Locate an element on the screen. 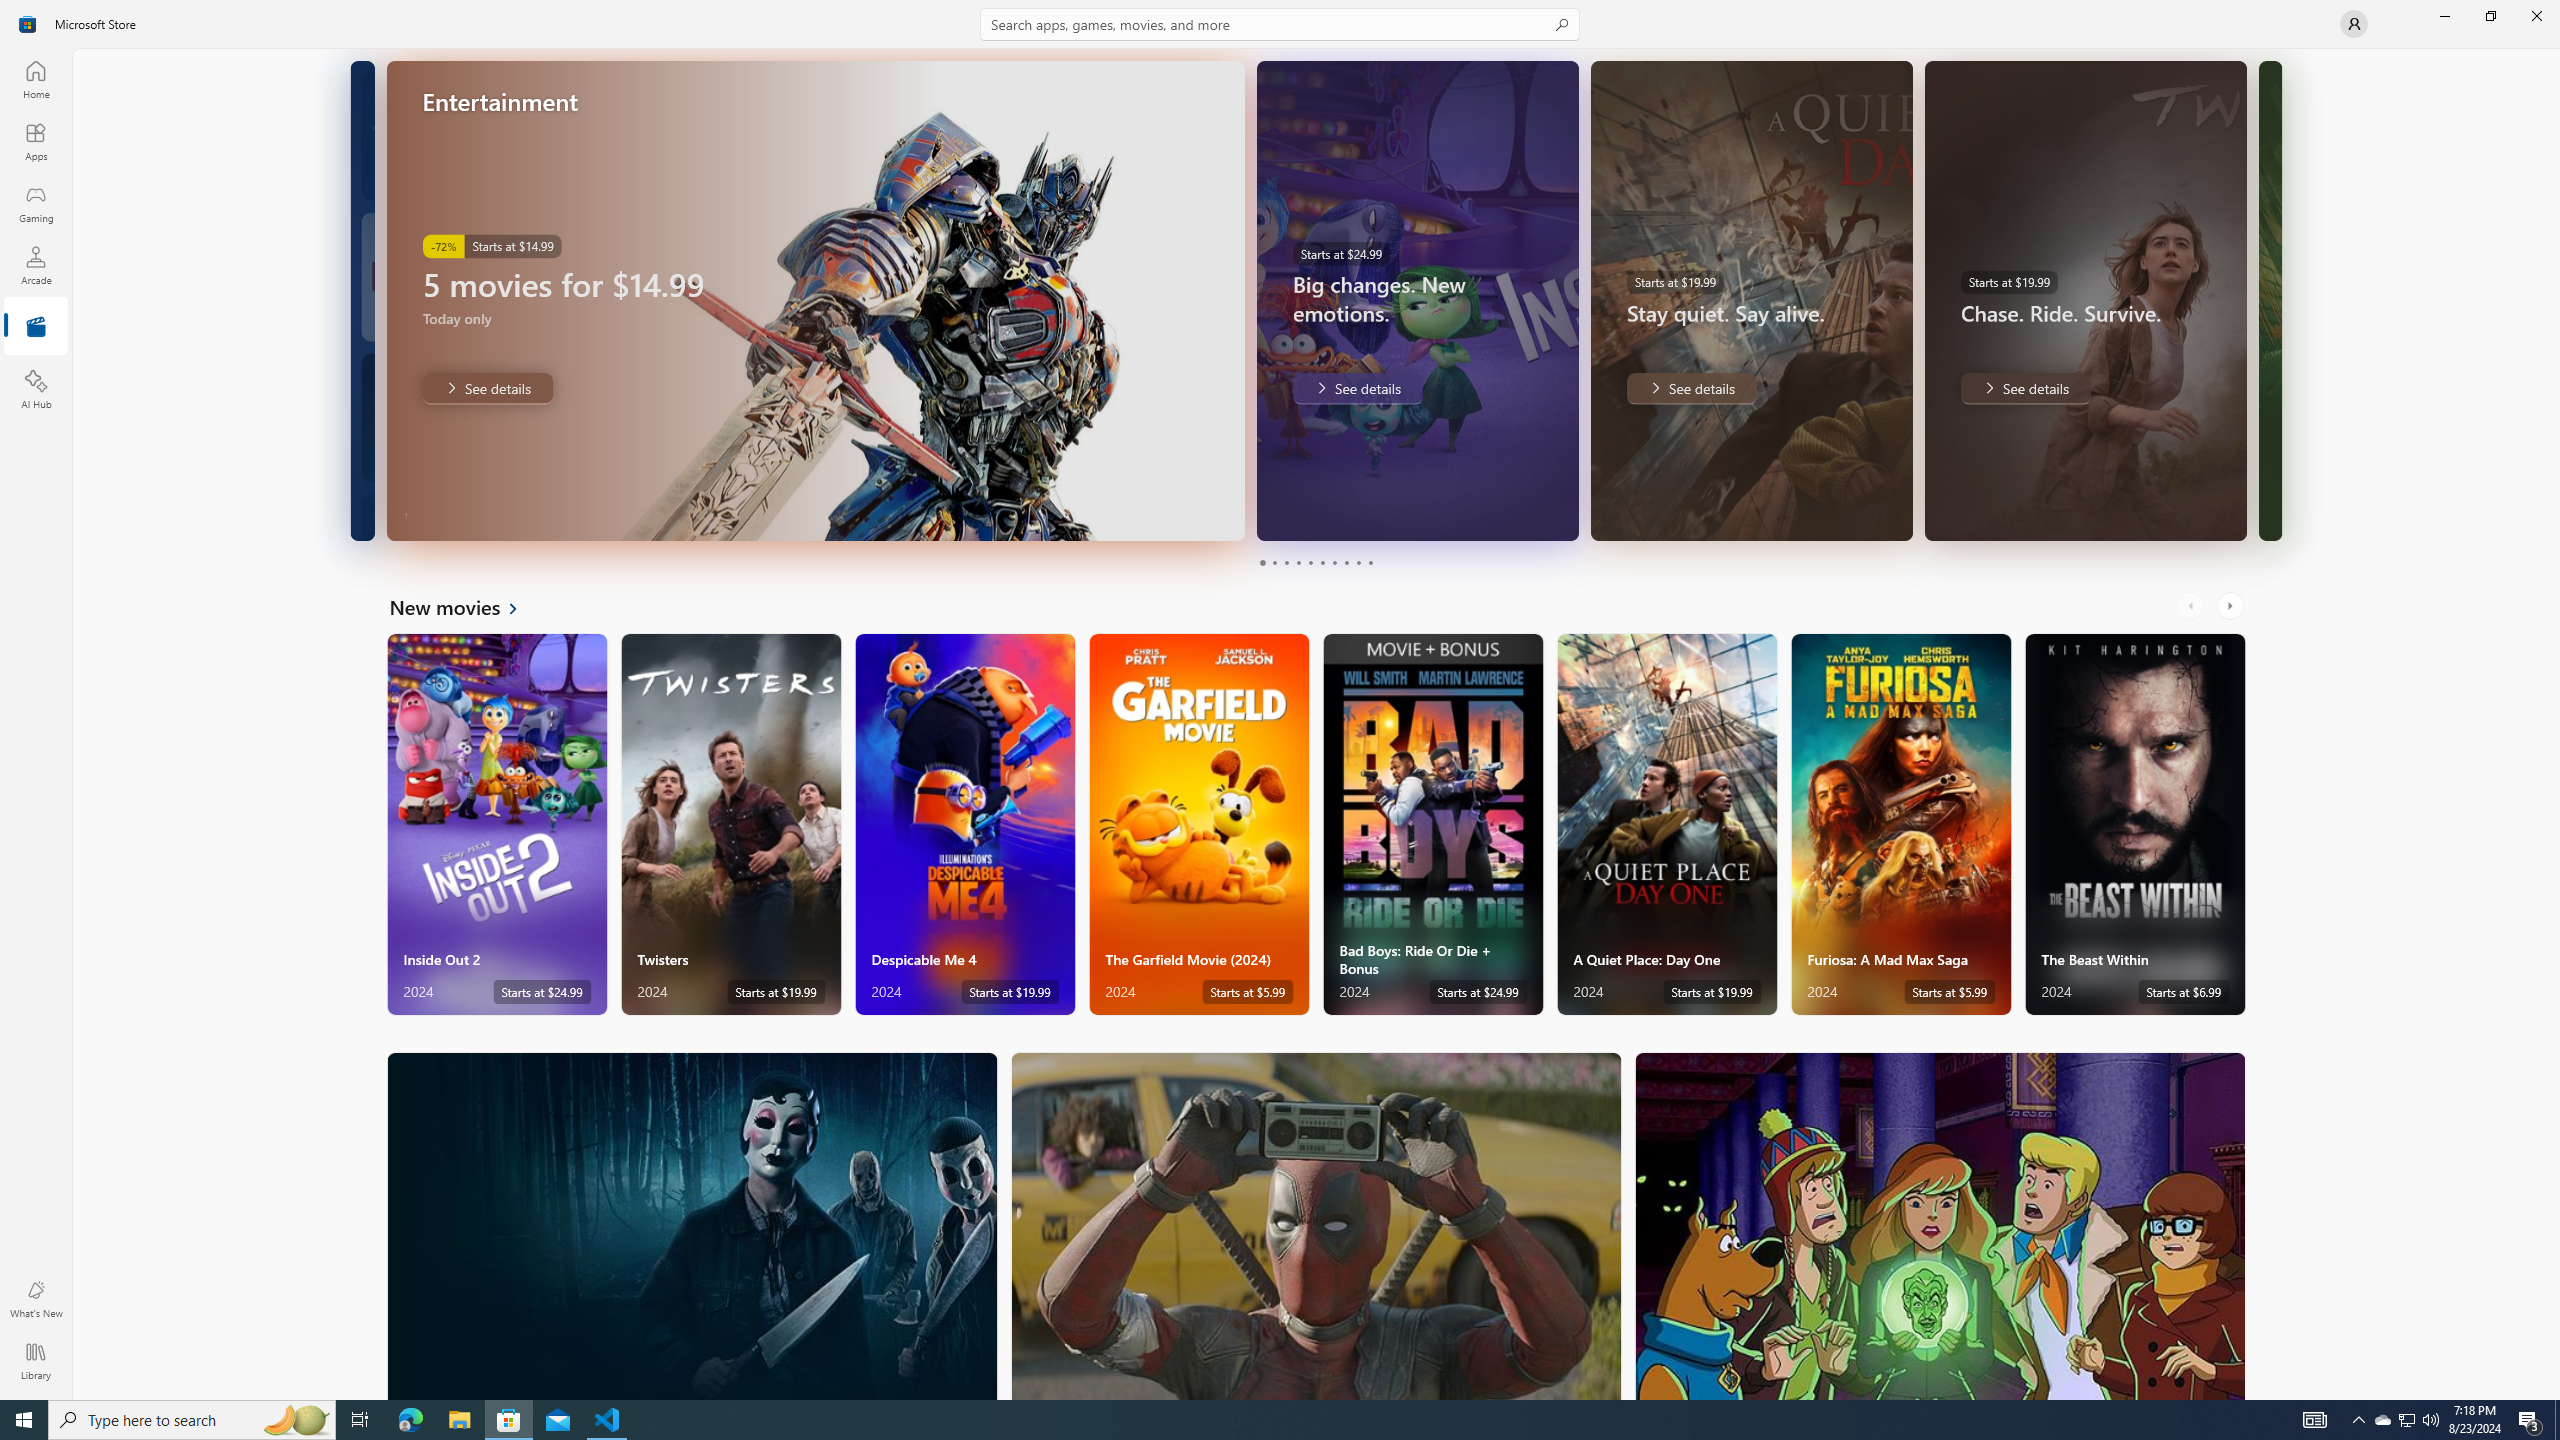 The image size is (2560, 1440). 'Page 5' is located at coordinates (1308, 562).